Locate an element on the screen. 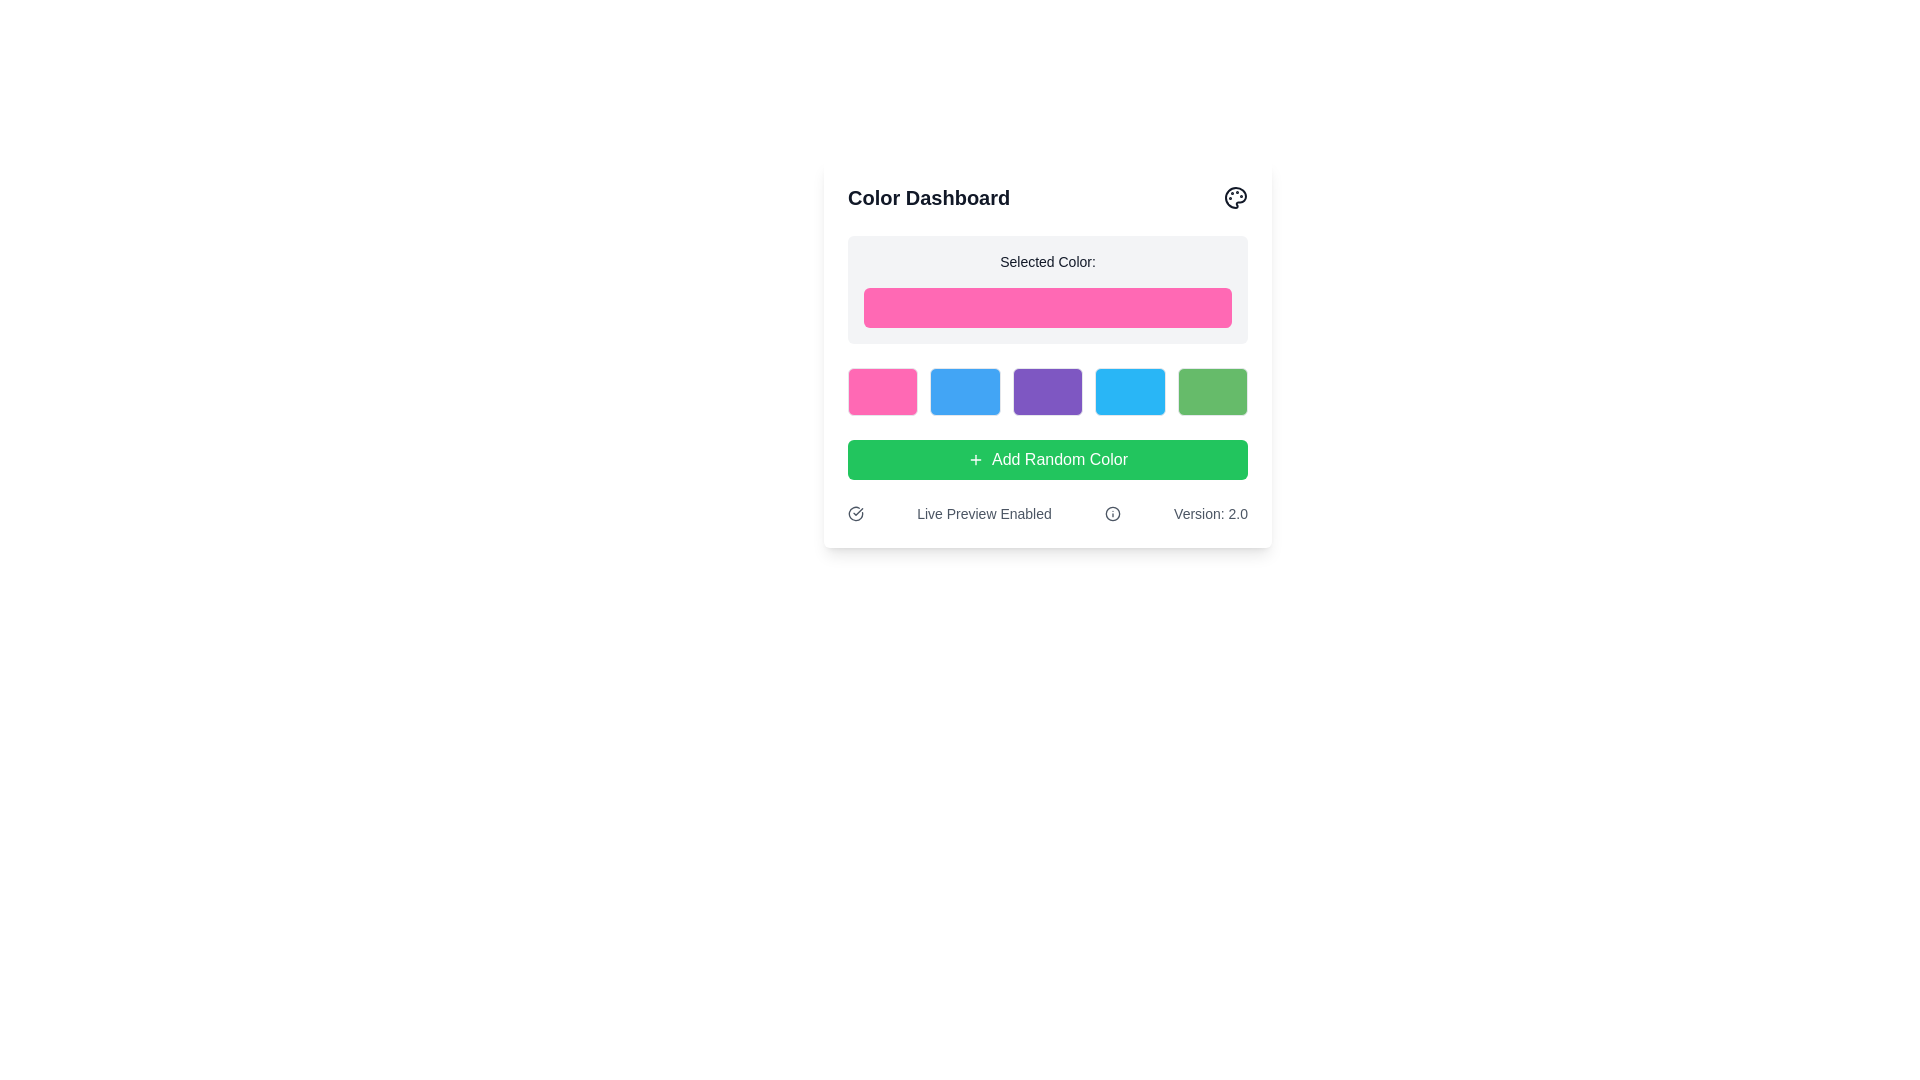  the vivid blue button with rounded corners, located in the Color Dashboard interface is located at coordinates (1129, 392).